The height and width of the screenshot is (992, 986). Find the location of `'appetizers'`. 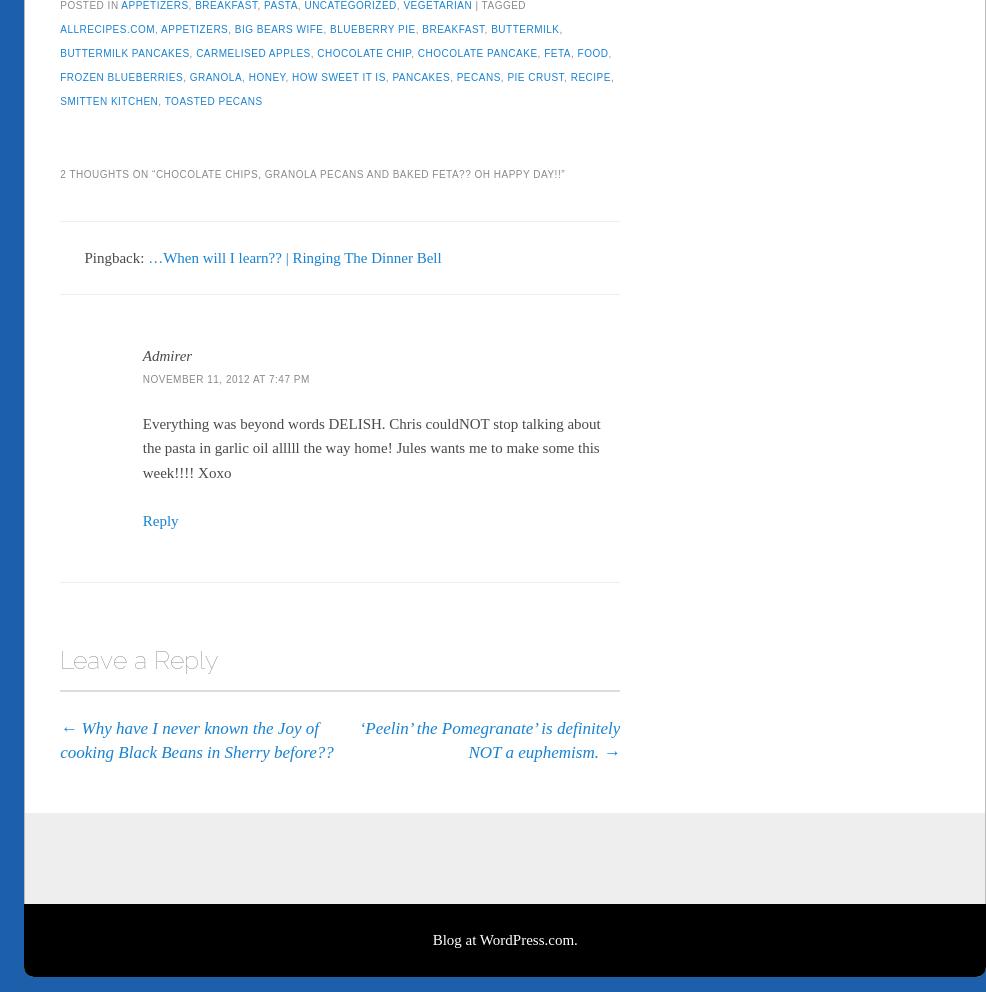

'appetizers' is located at coordinates (193, 23).